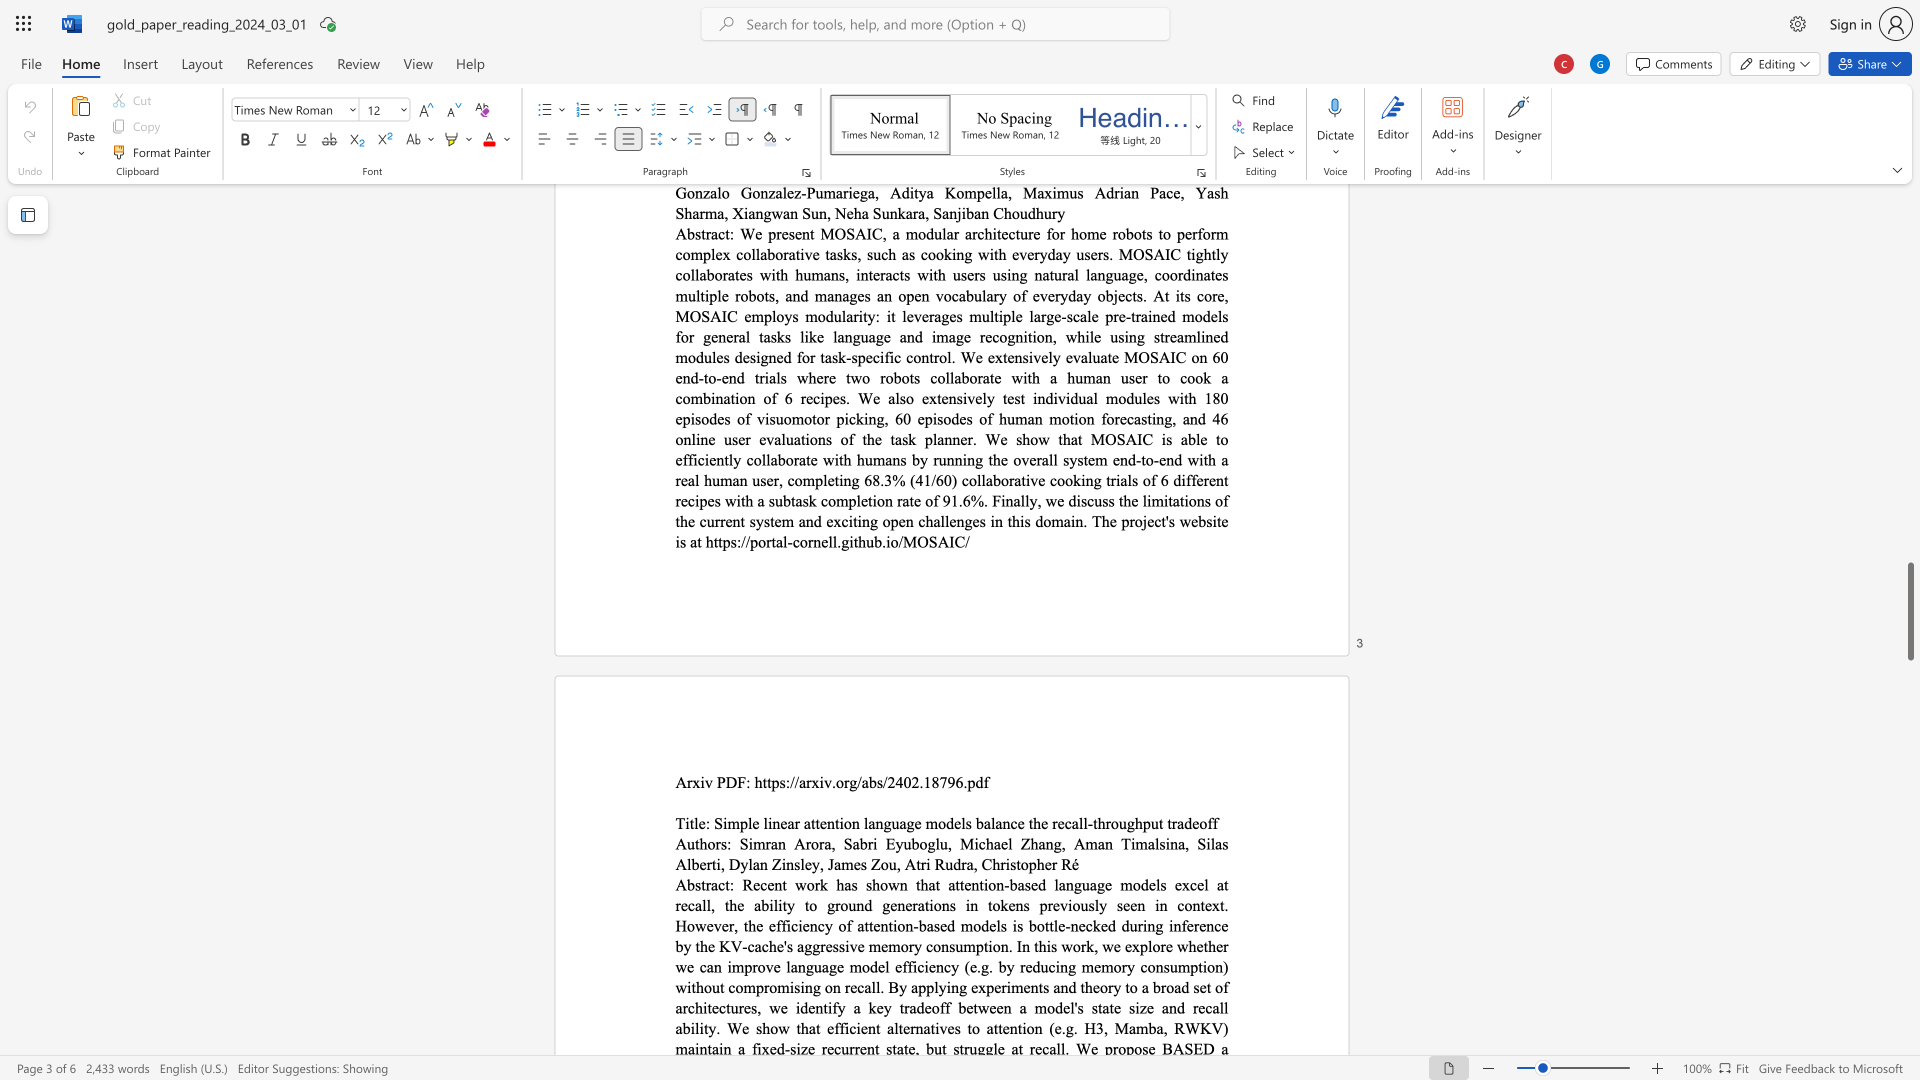 The height and width of the screenshot is (1080, 1920). What do you see at coordinates (1909, 358) in the screenshot?
I see `the scrollbar on the right to move the page upward` at bounding box center [1909, 358].